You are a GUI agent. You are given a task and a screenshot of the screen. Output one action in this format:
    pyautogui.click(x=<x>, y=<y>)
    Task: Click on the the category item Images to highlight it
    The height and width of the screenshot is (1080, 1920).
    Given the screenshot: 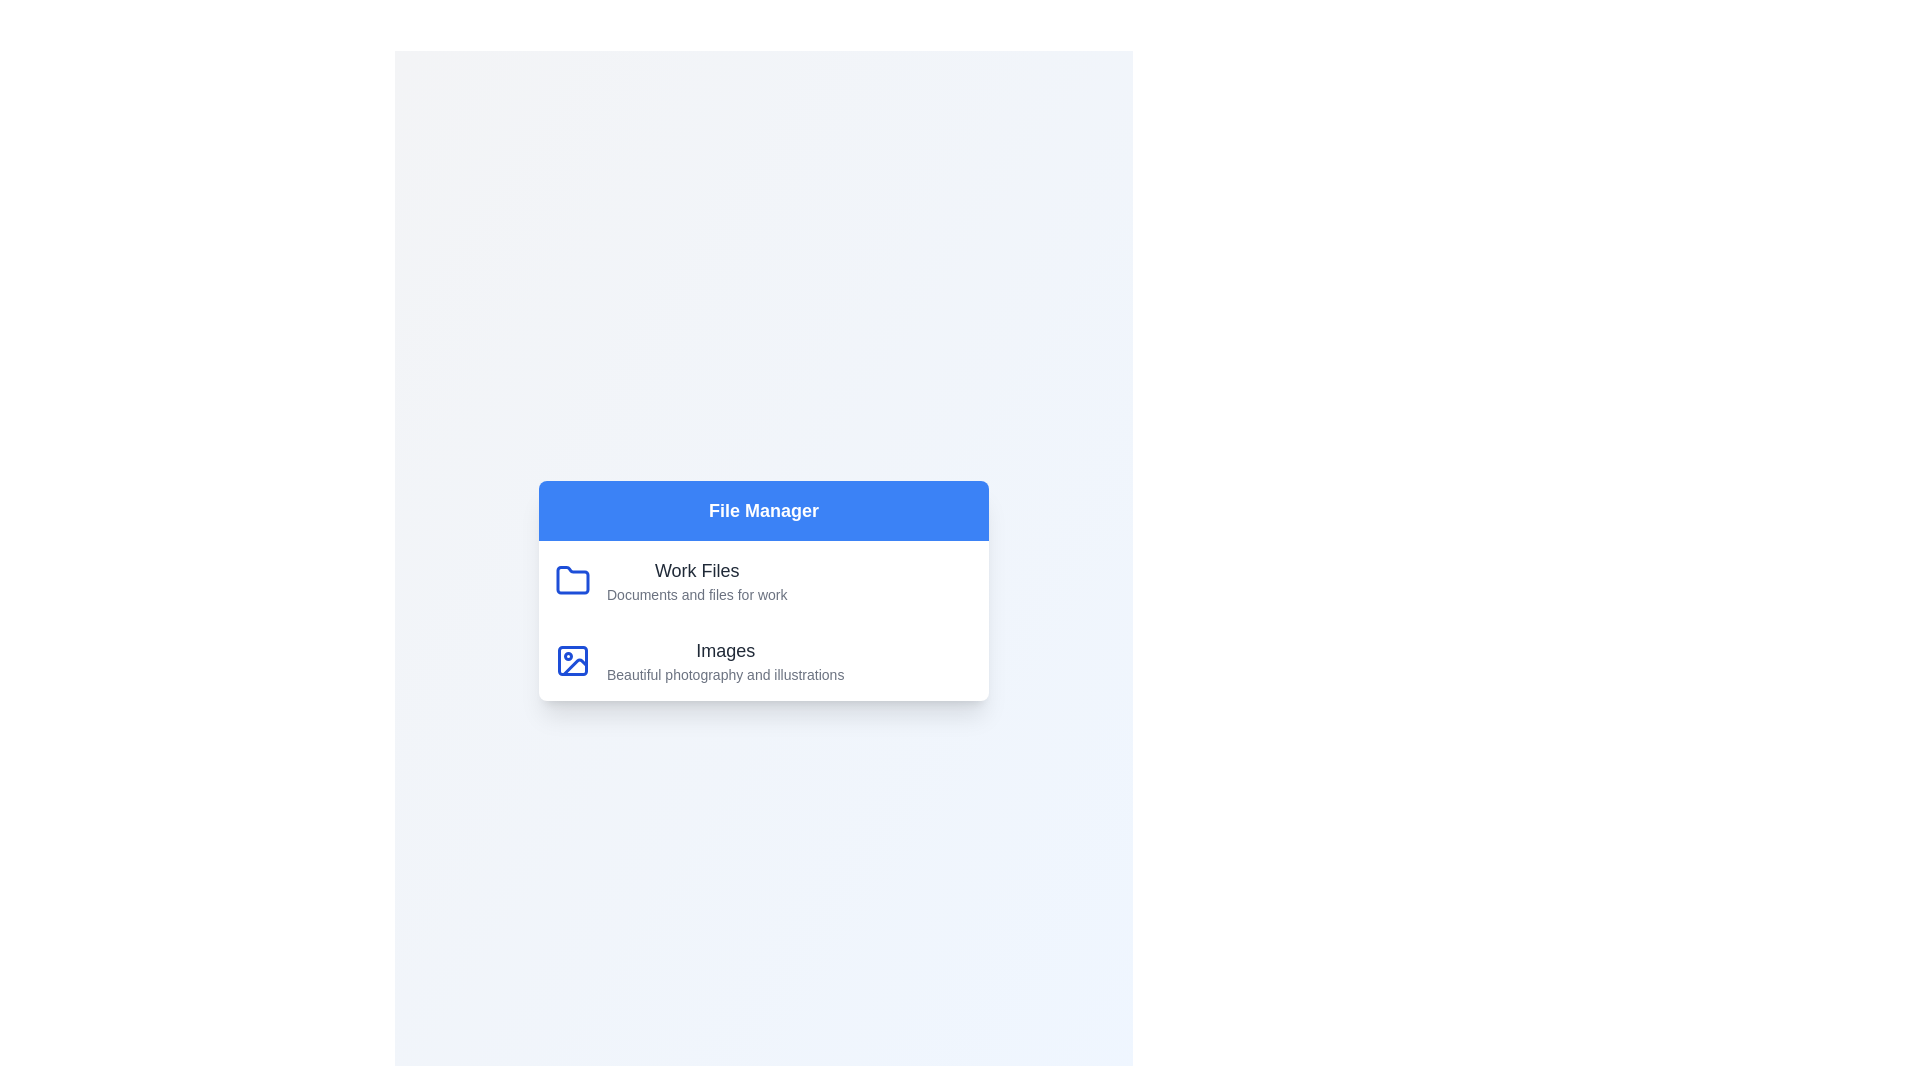 What is the action you would take?
    pyautogui.click(x=762, y=660)
    